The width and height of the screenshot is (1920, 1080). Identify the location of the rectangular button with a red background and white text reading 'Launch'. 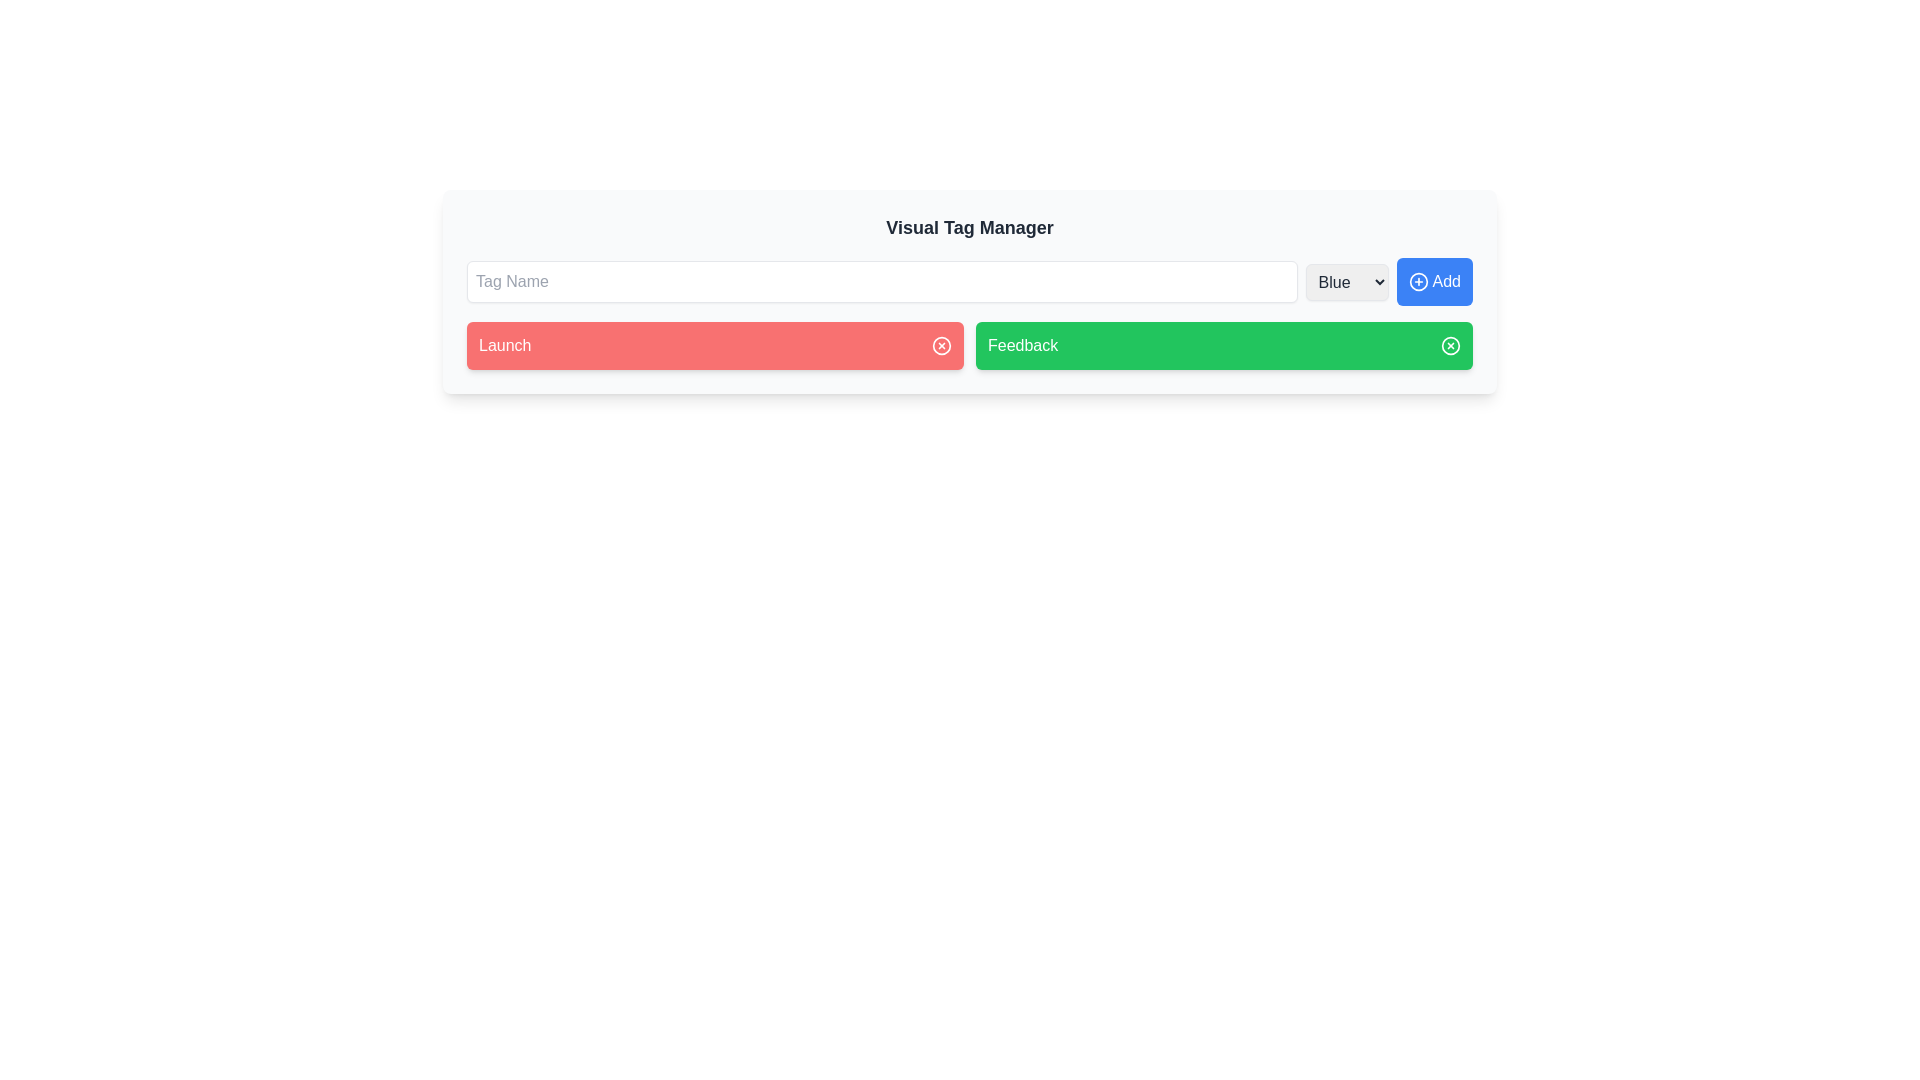
(715, 345).